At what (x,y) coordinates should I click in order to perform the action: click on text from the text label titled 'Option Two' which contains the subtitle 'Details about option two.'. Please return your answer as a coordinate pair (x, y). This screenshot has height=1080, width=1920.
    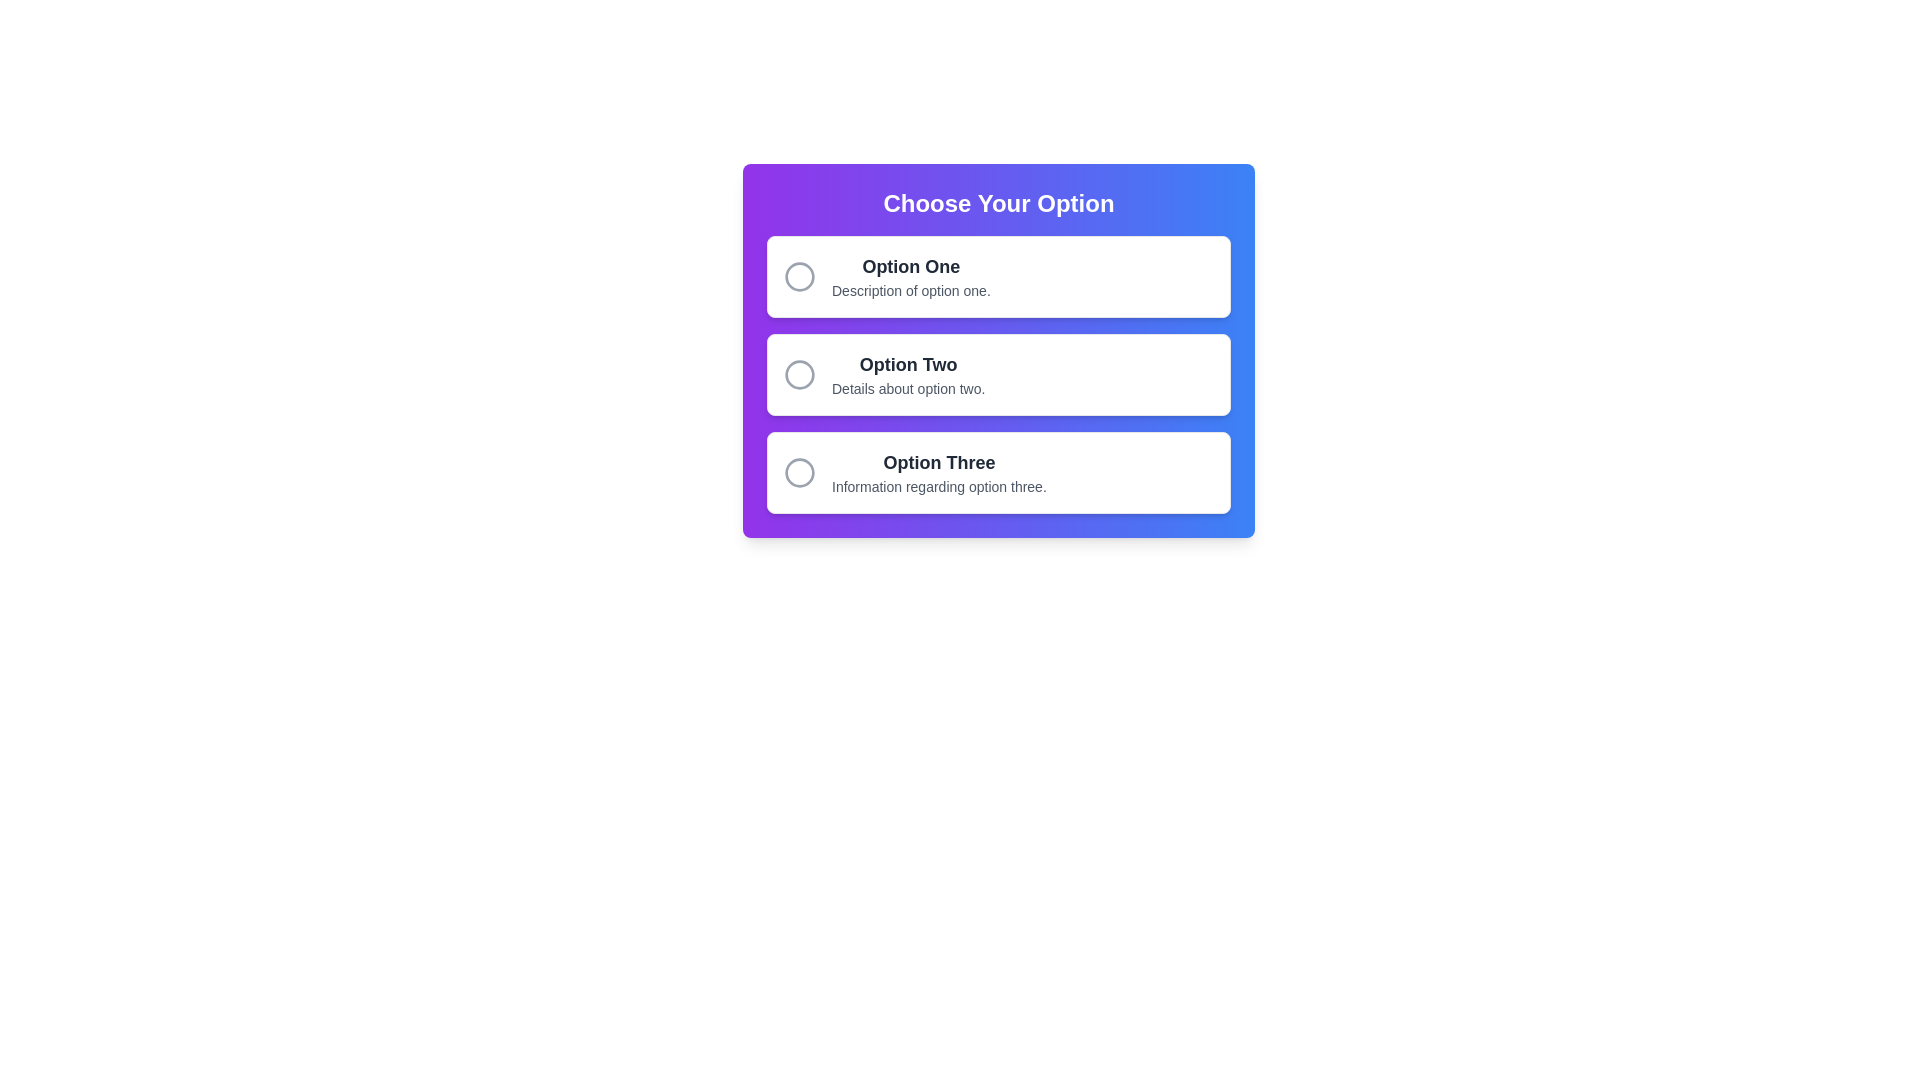
    Looking at the image, I should click on (907, 374).